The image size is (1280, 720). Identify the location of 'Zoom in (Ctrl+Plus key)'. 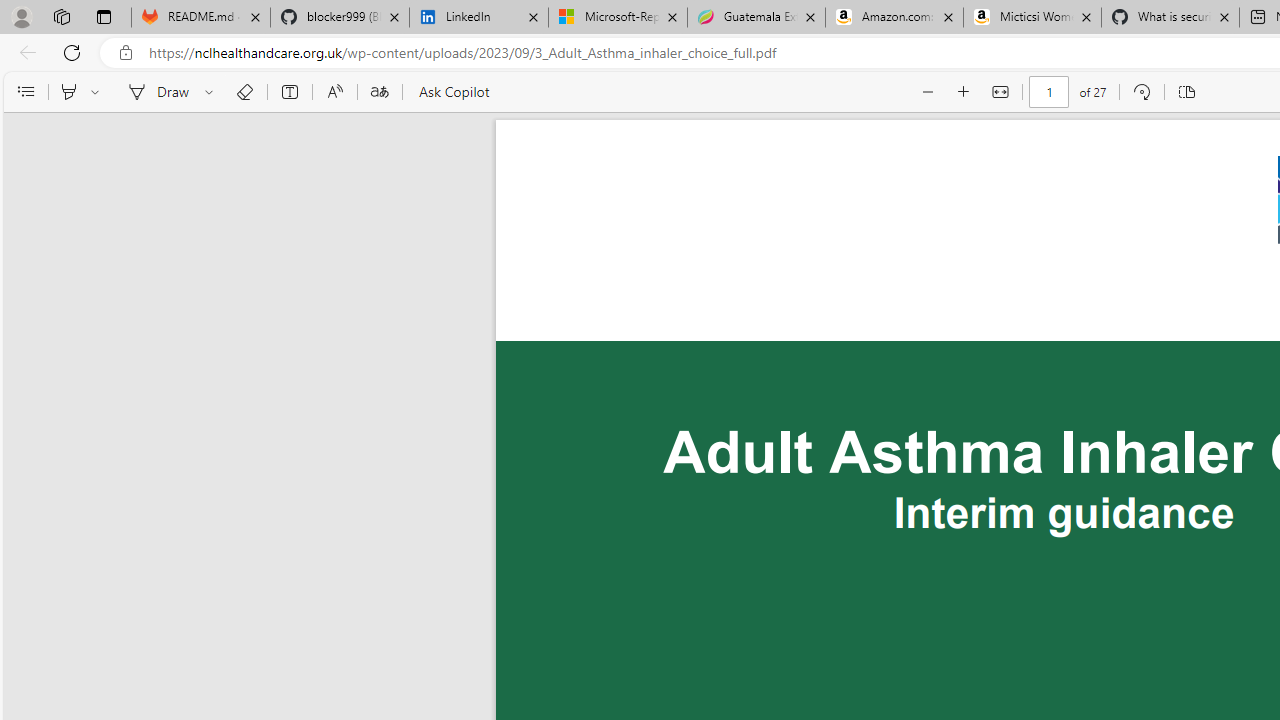
(964, 92).